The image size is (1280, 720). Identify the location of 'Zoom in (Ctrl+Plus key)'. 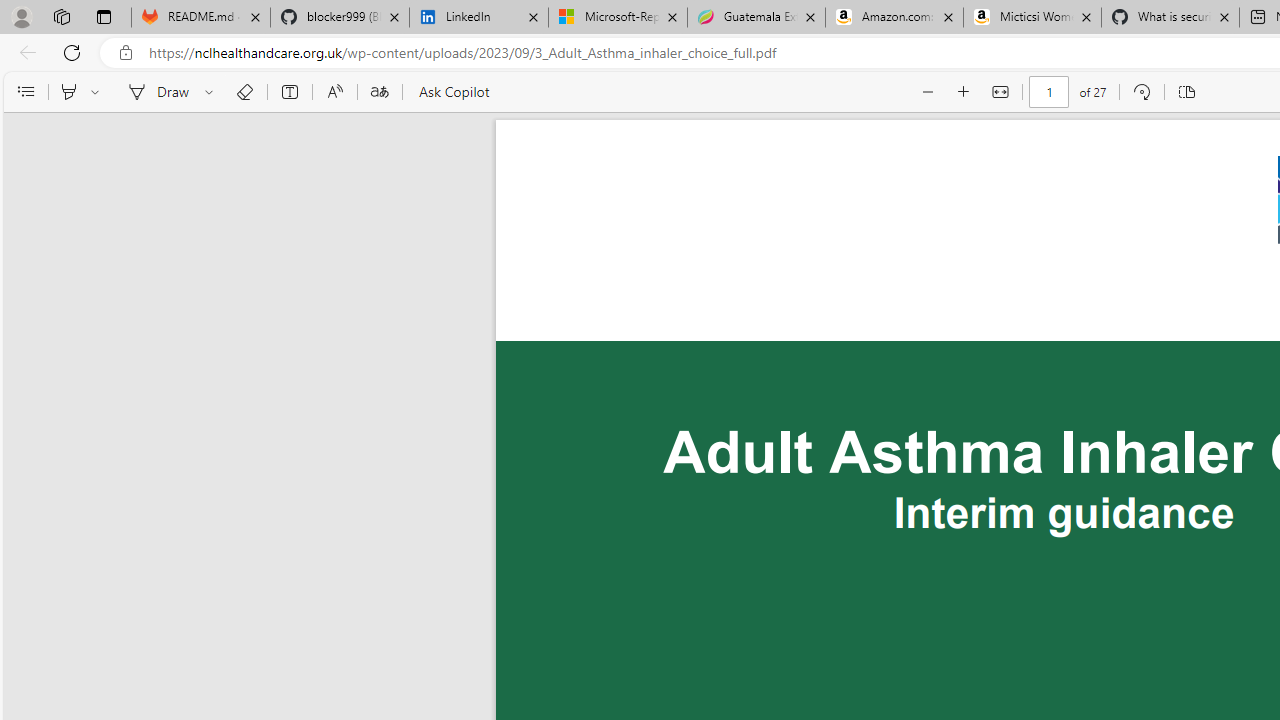
(964, 92).